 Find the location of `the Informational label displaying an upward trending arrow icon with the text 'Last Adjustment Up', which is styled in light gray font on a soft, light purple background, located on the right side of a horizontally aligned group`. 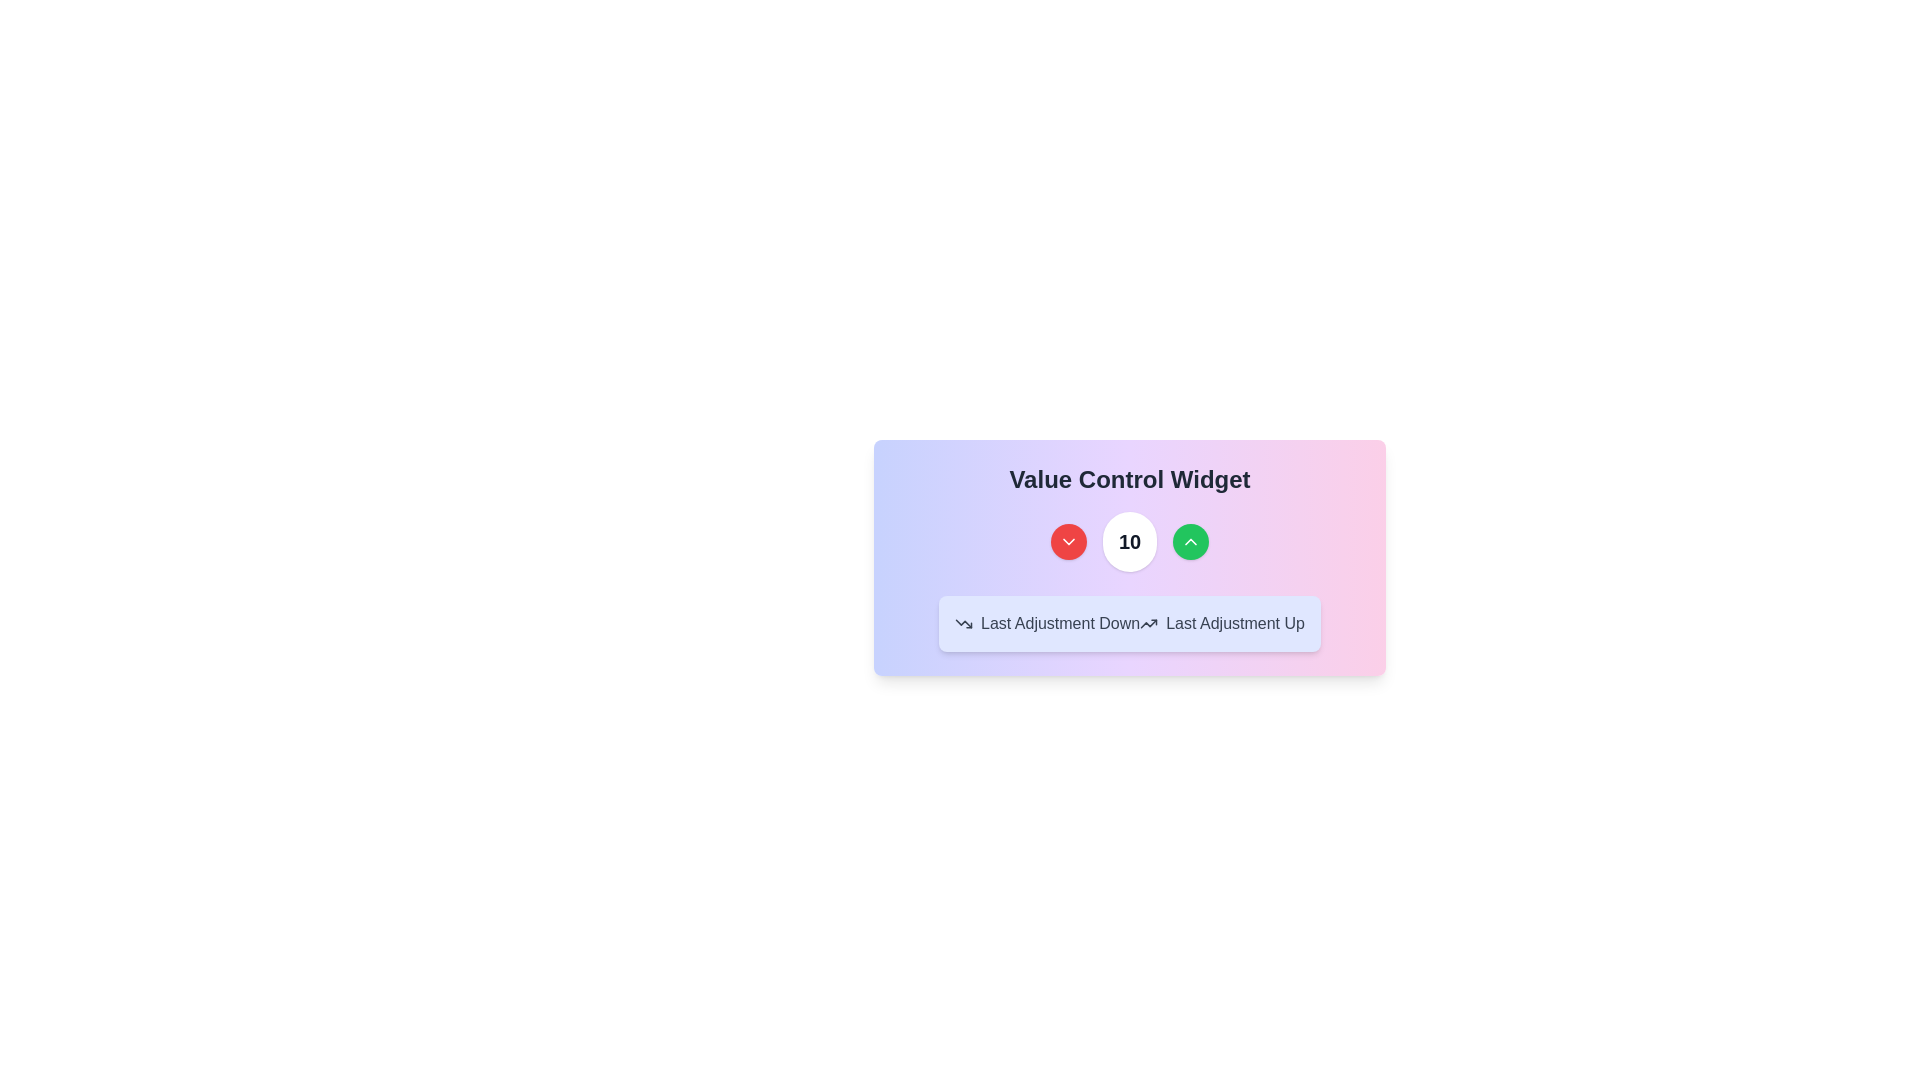

the Informational label displaying an upward trending arrow icon with the text 'Last Adjustment Up', which is styled in light gray font on a soft, light purple background, located on the right side of a horizontally aligned group is located at coordinates (1221, 623).